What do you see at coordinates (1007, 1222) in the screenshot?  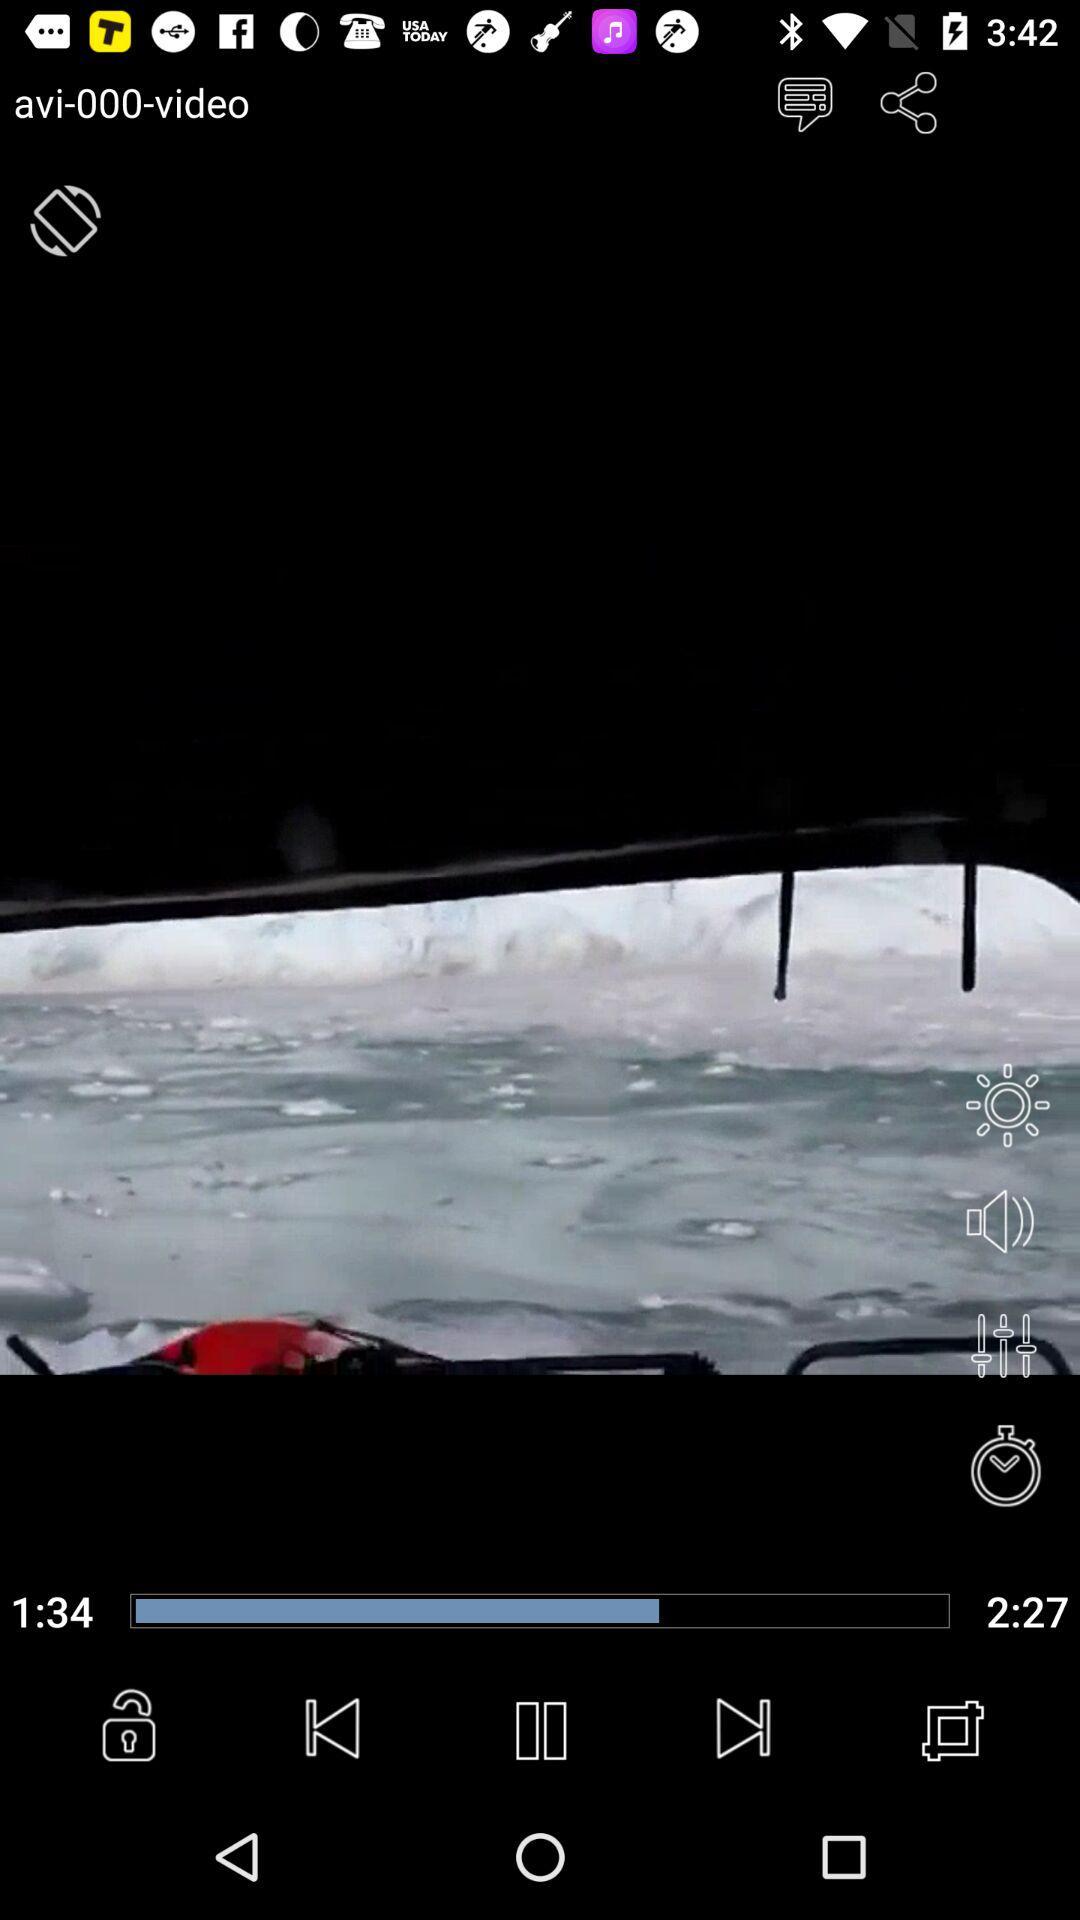 I see `mute button` at bounding box center [1007, 1222].